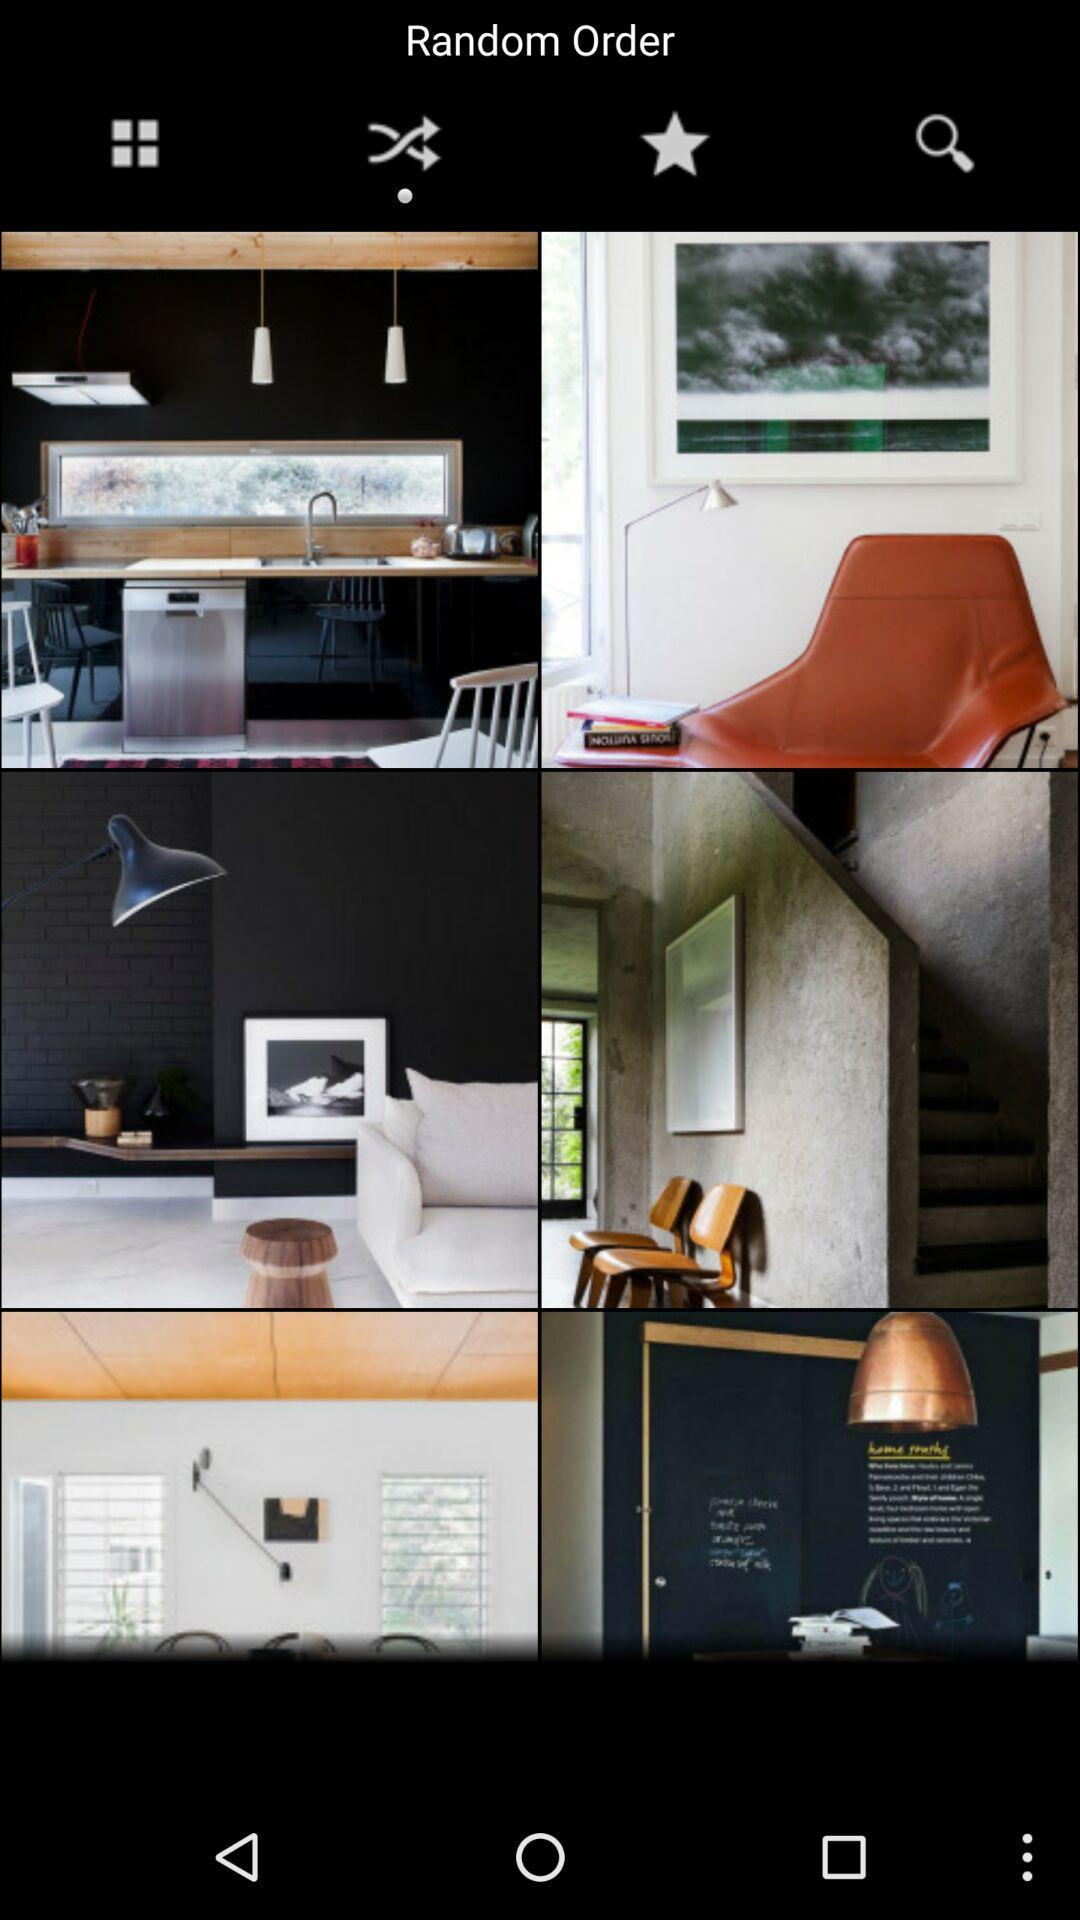 The image size is (1080, 1920). Describe the element at coordinates (270, 1487) in the screenshot. I see `the image in the bottom left` at that location.